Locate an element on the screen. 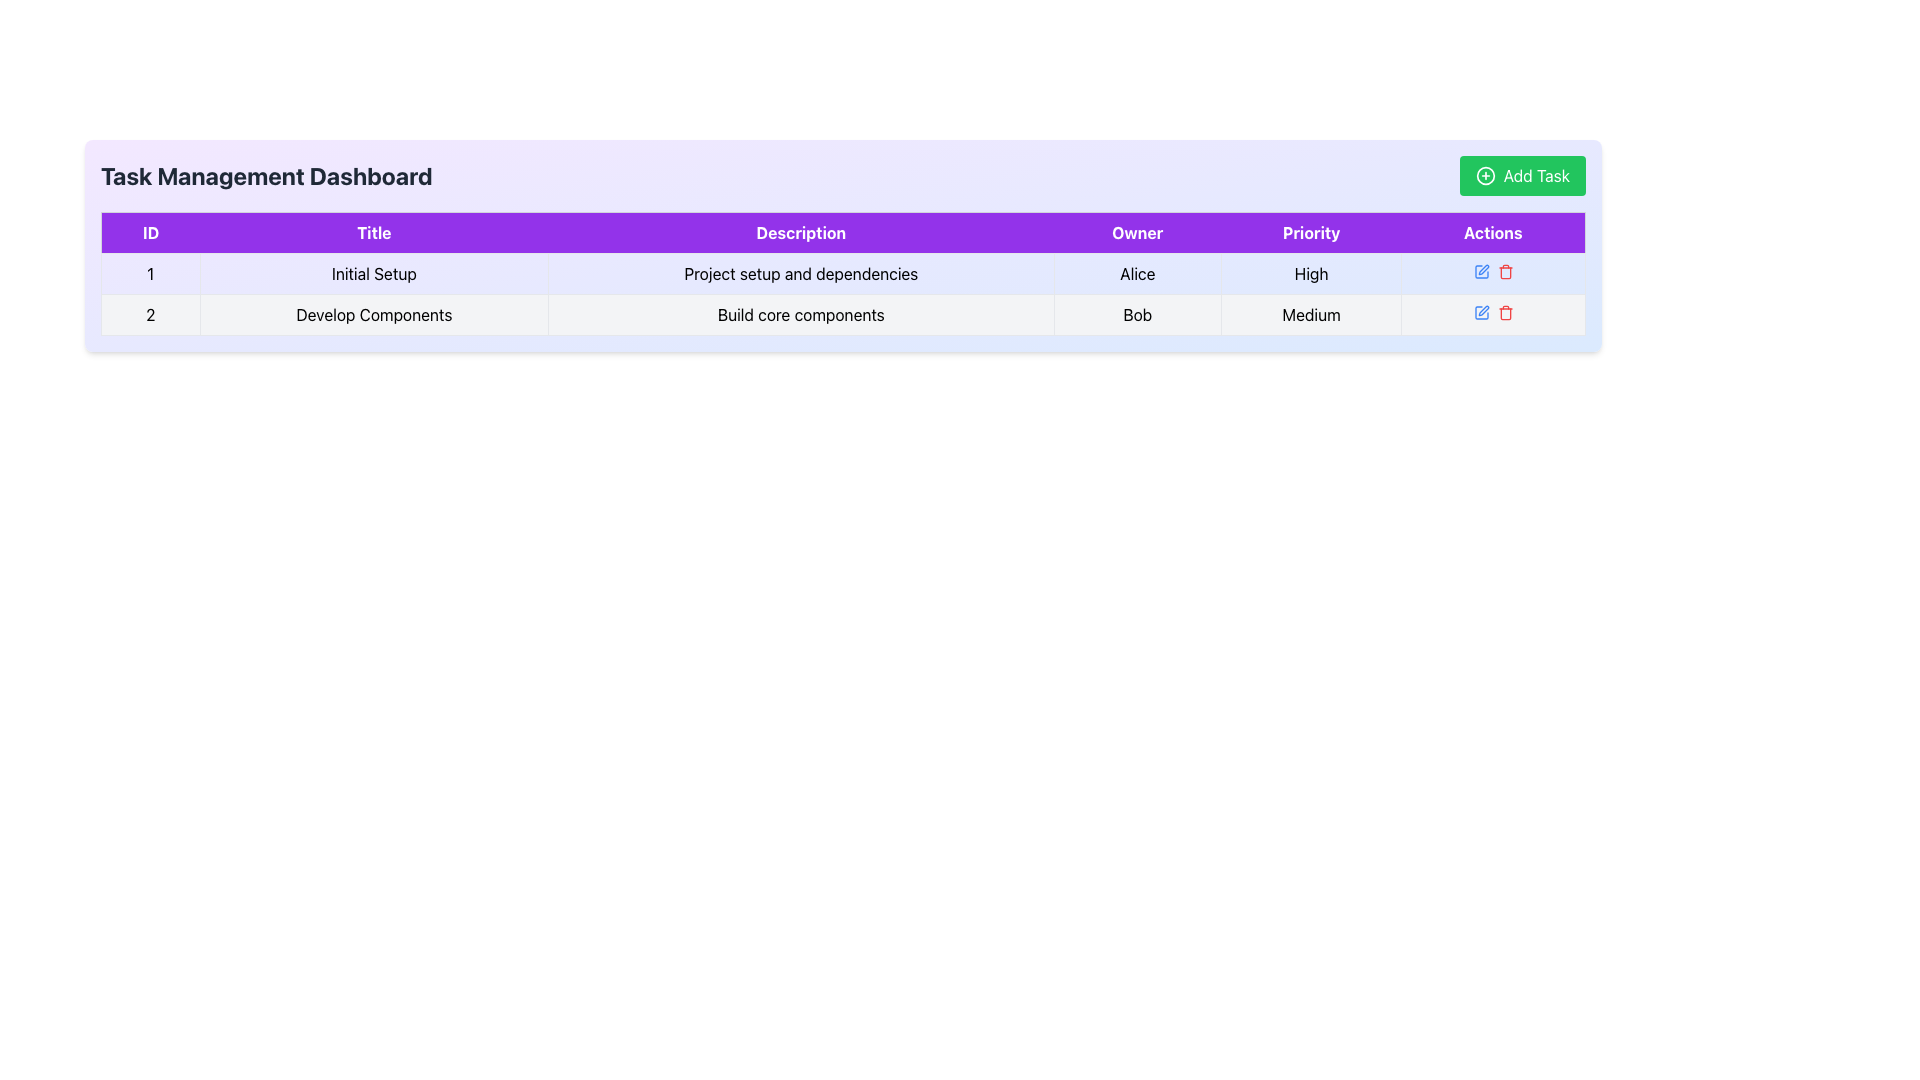 The image size is (1920, 1080). the square button with a pen overlay located in the 'Actions' column of the second row in the table to initiate editing is located at coordinates (1481, 312).